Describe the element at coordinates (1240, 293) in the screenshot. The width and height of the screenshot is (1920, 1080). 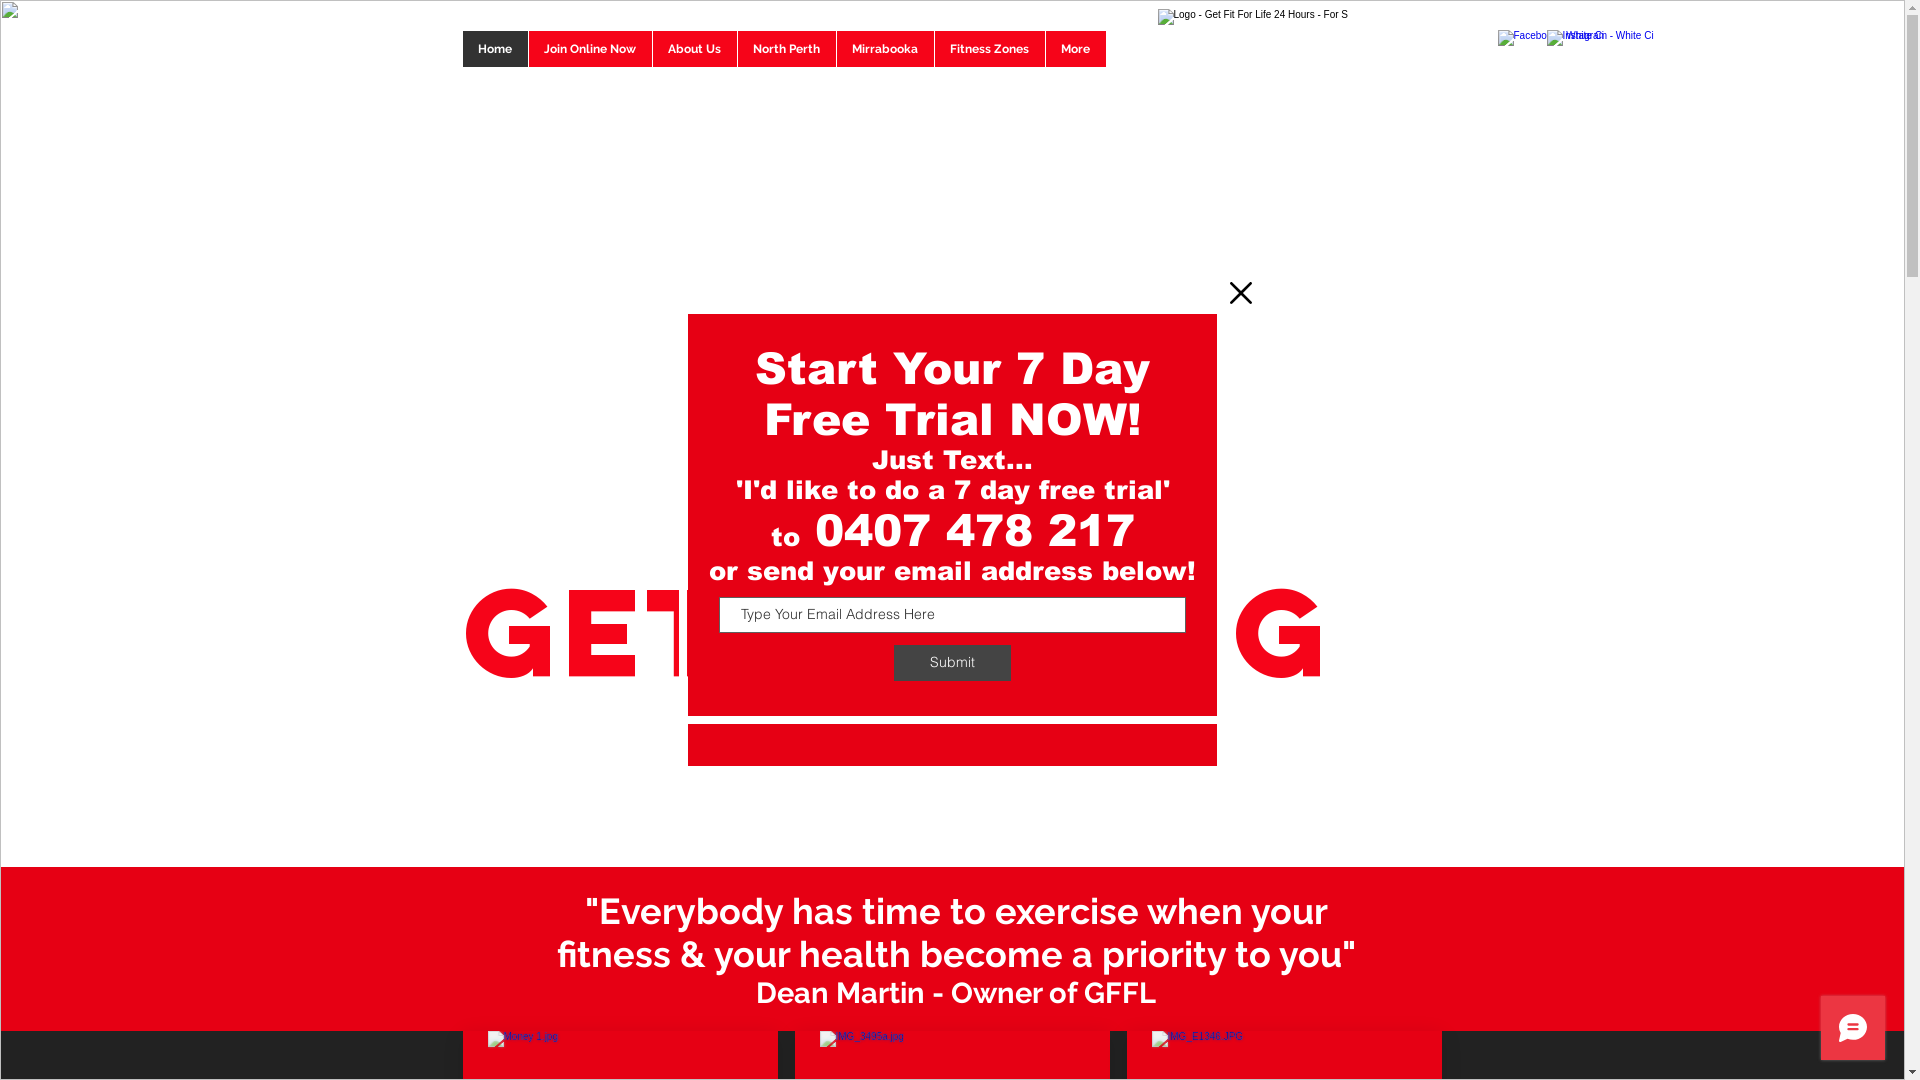
I see `'Back to site'` at that location.